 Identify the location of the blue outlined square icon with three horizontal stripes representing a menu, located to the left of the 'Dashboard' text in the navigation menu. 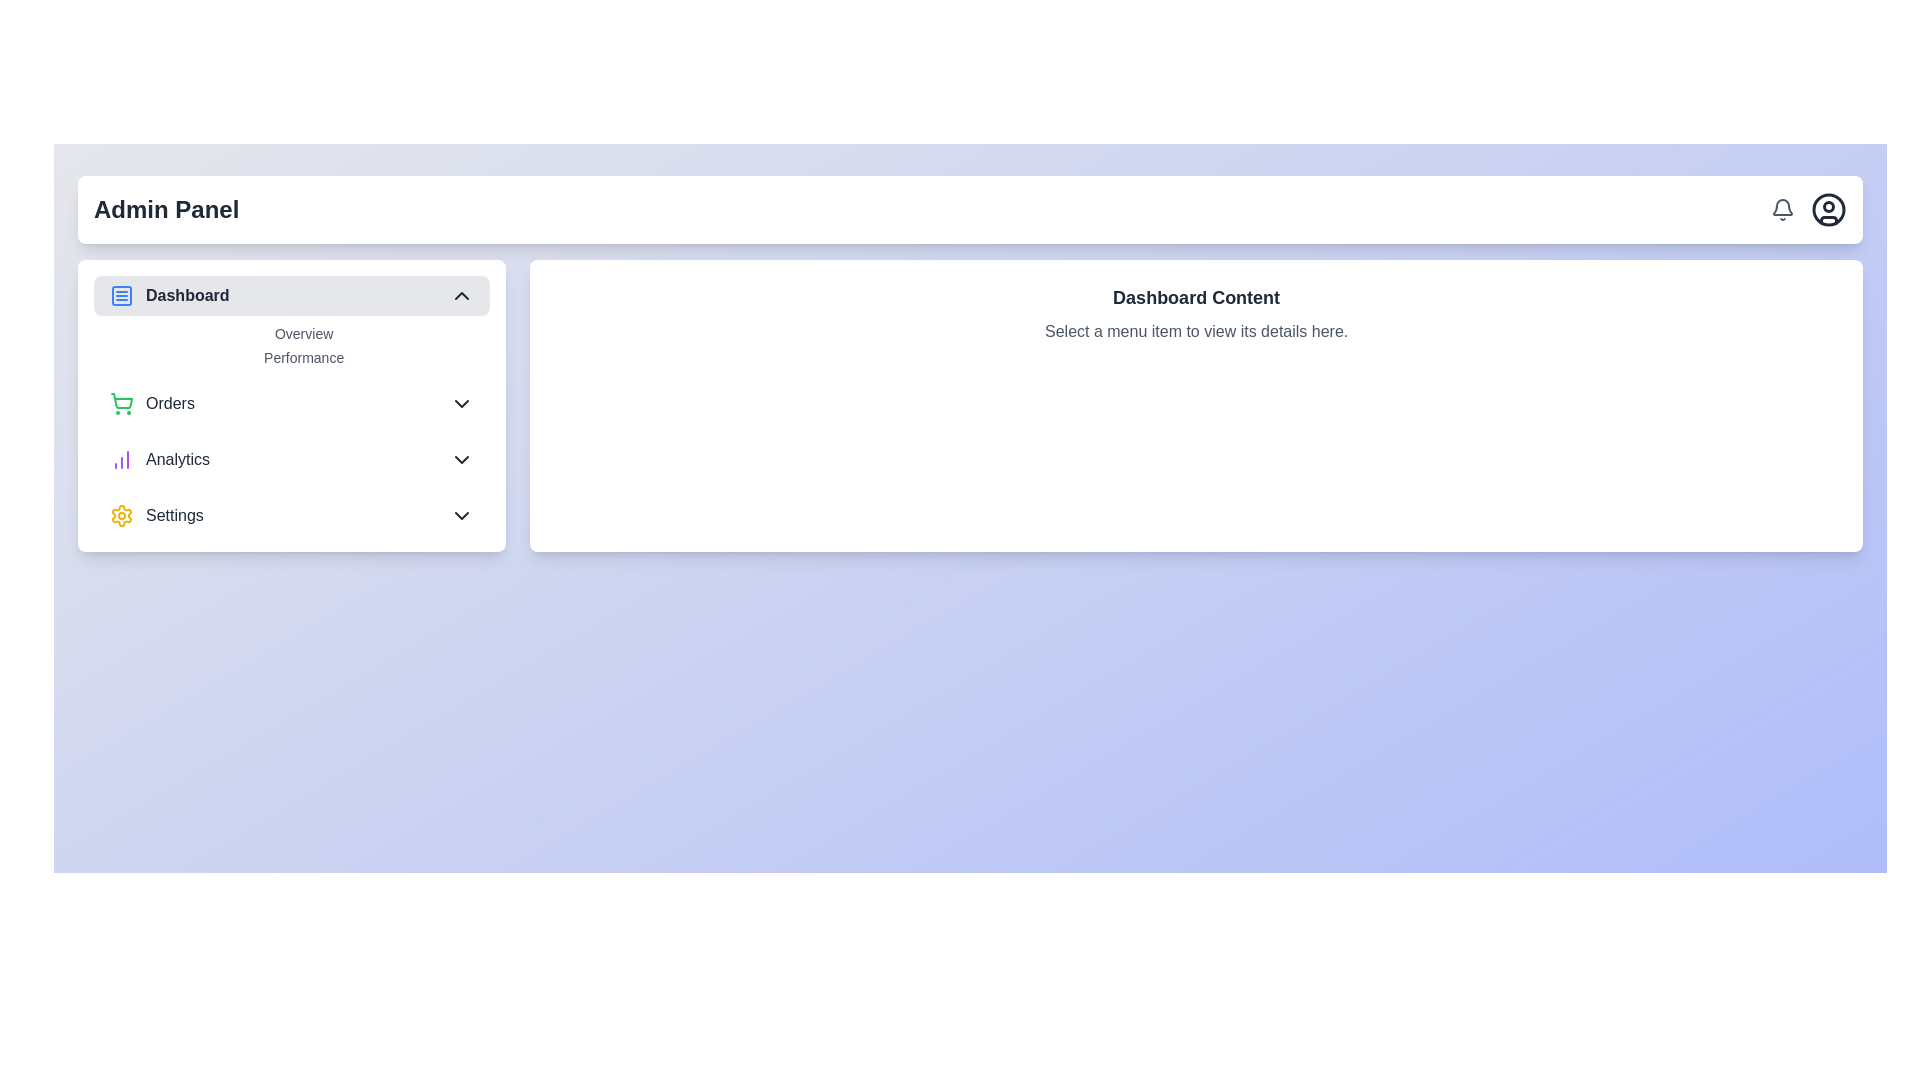
(120, 296).